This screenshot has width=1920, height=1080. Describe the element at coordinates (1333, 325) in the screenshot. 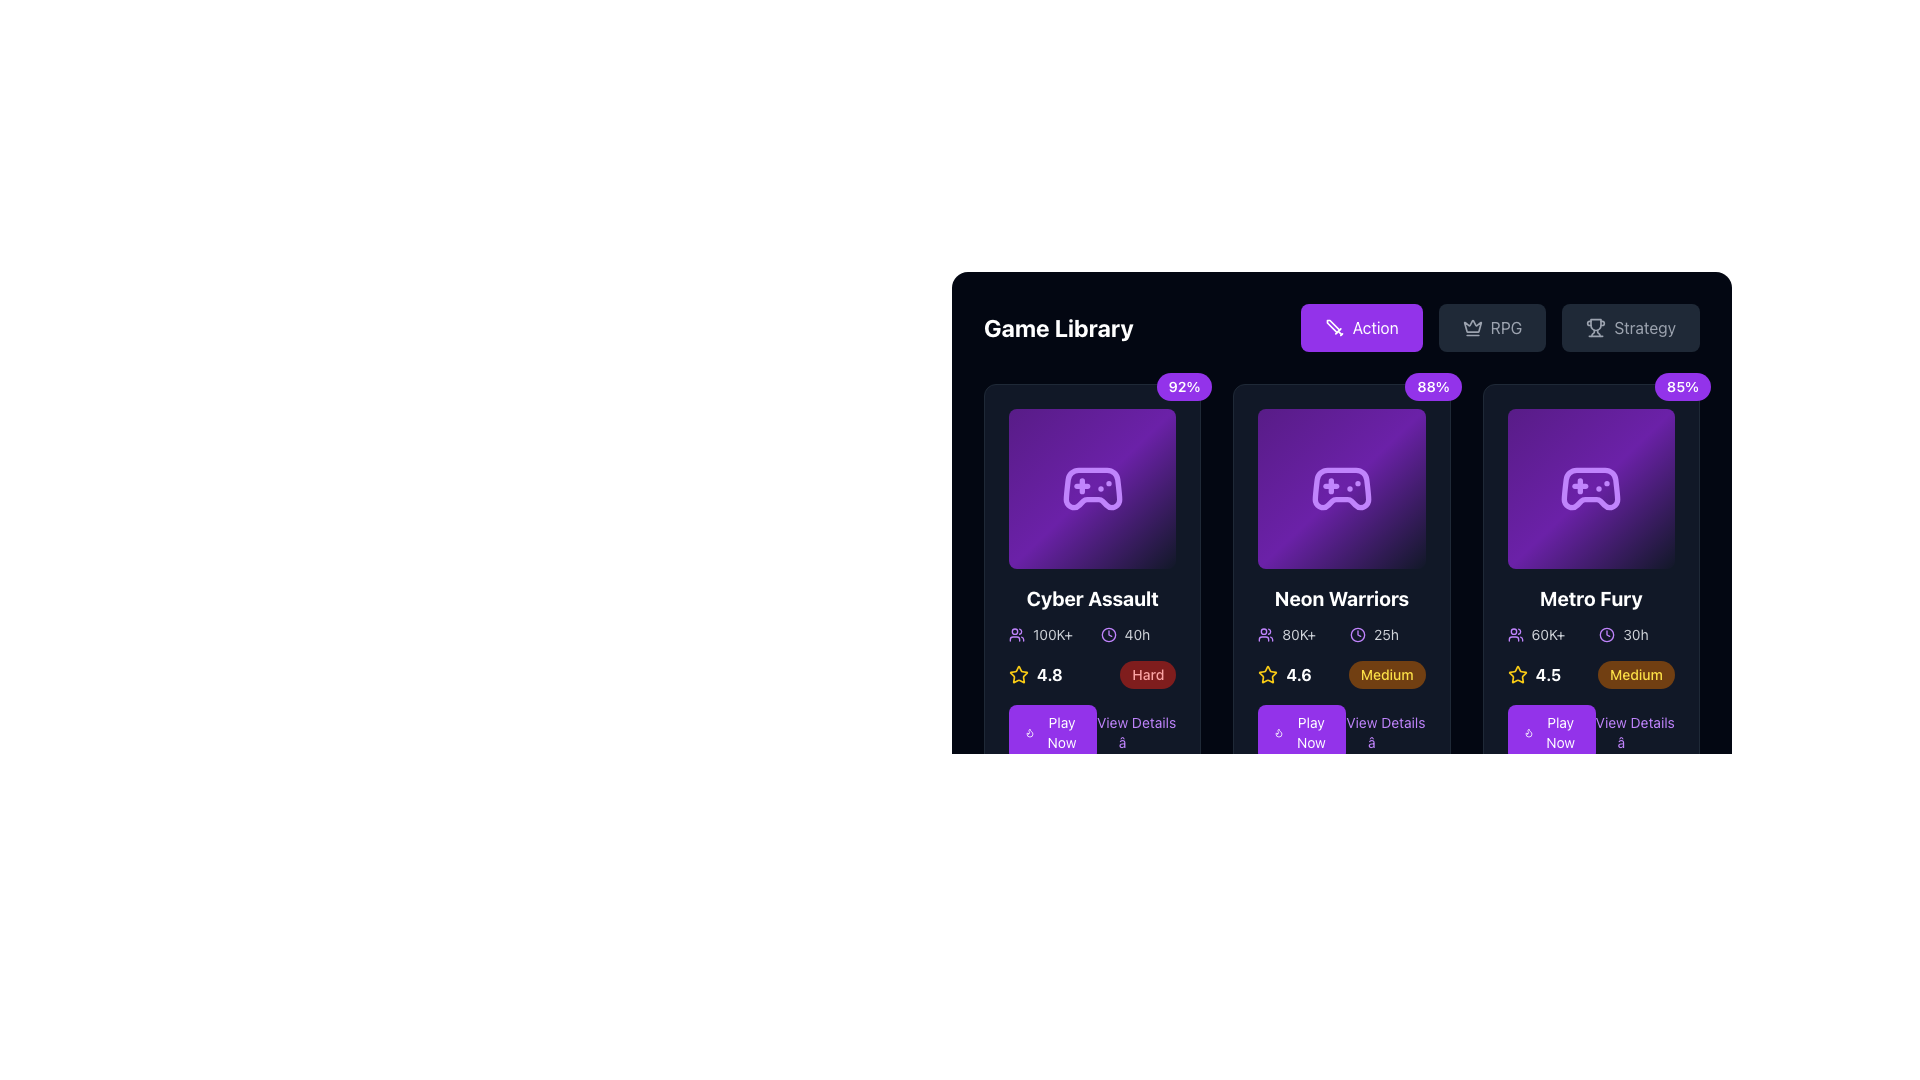

I see `the decorative SVG graphic element that is part of the sword icon, positioned towards the center-left of the icon, which visually represents the 'Action' category` at that location.